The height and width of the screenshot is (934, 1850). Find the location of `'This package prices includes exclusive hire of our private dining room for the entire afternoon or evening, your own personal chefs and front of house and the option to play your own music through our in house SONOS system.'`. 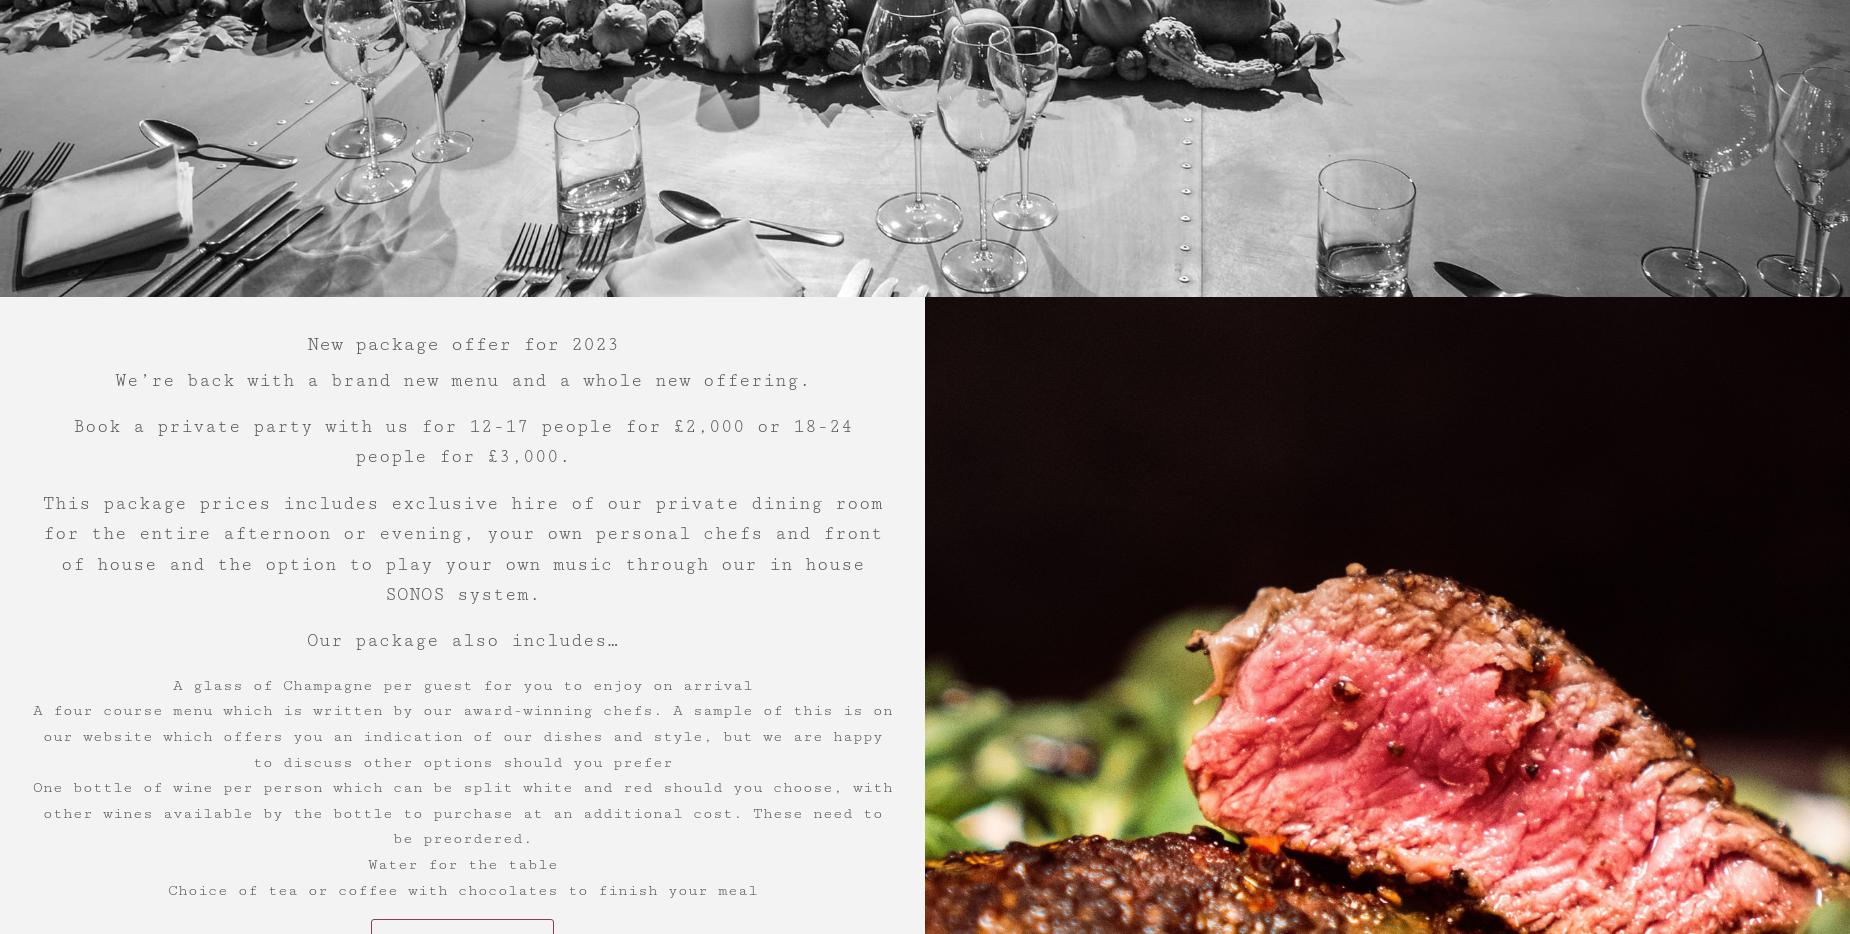

'This package prices includes exclusive hire of our private dining room for the entire afternoon or evening, your own personal chefs and front of house and the option to play your own music through our in house SONOS system.' is located at coordinates (460, 548).